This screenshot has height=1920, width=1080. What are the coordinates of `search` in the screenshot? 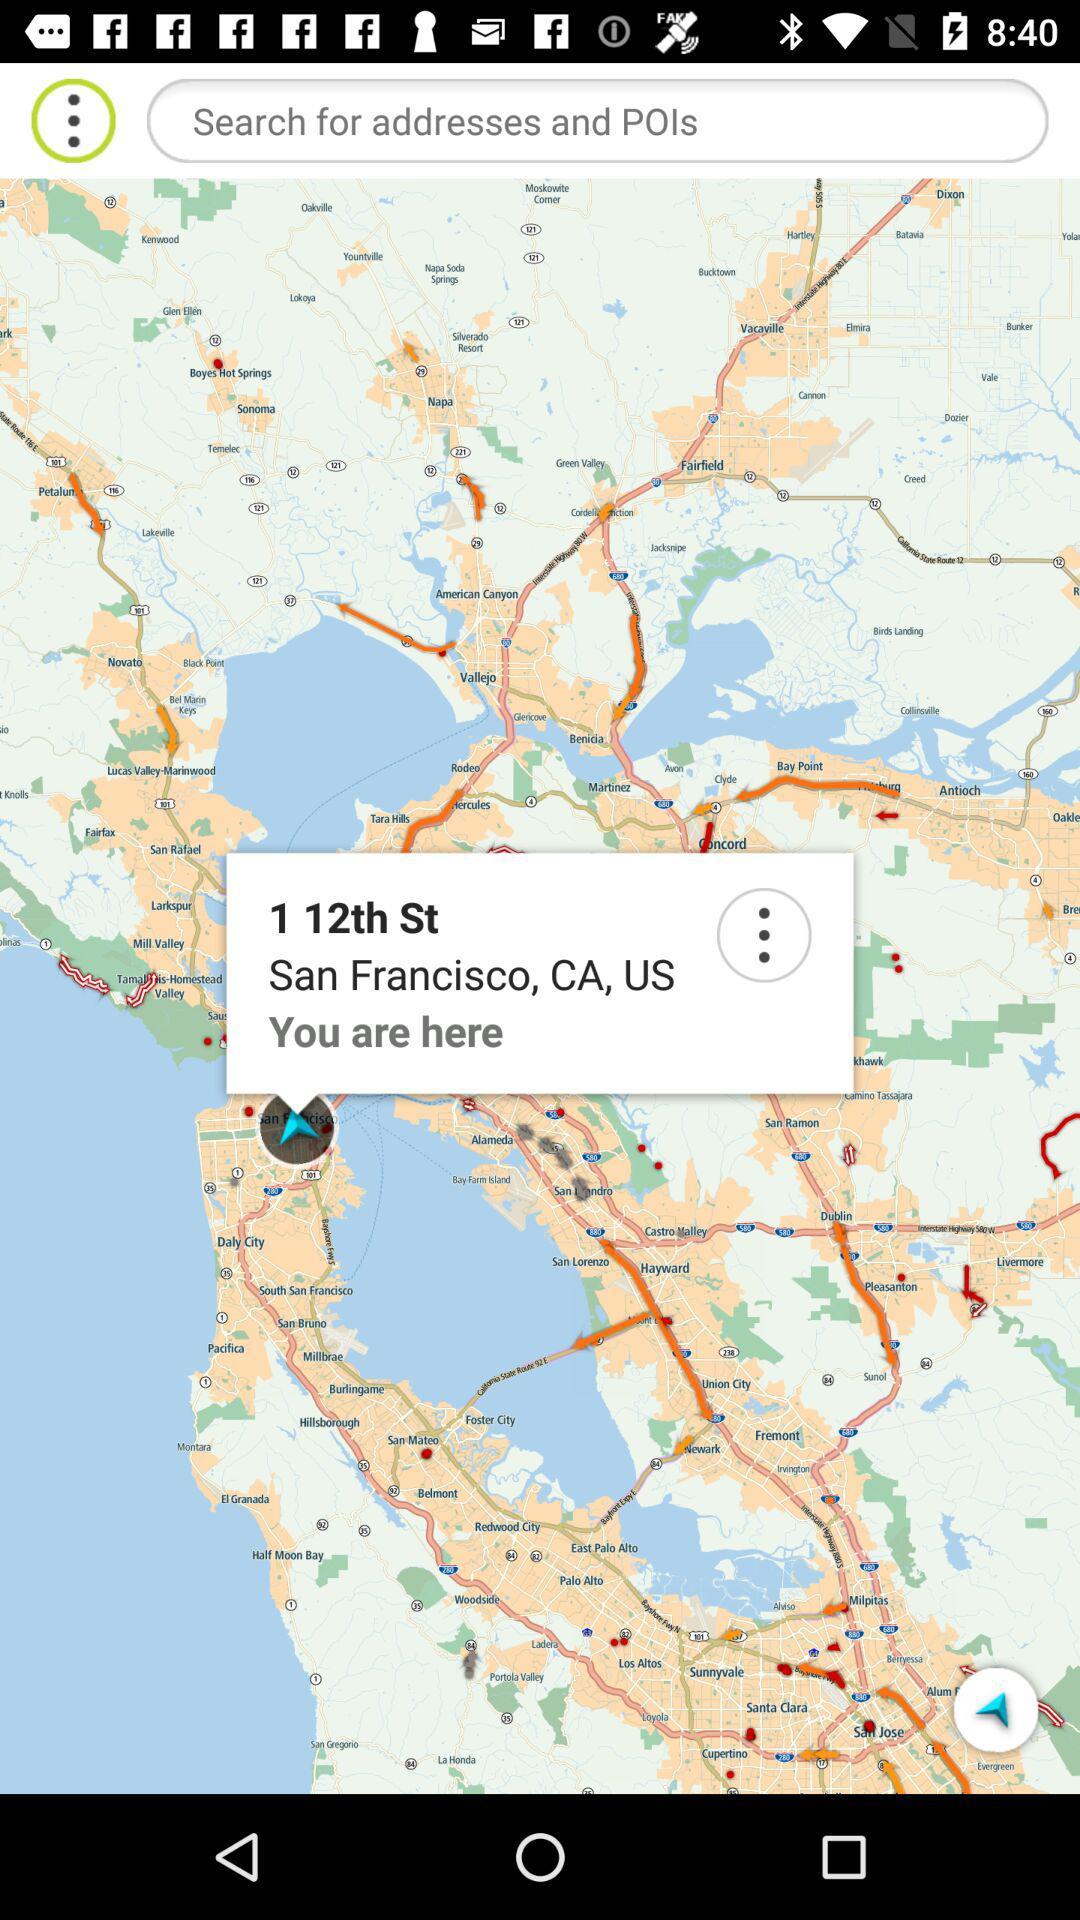 It's located at (764, 934).